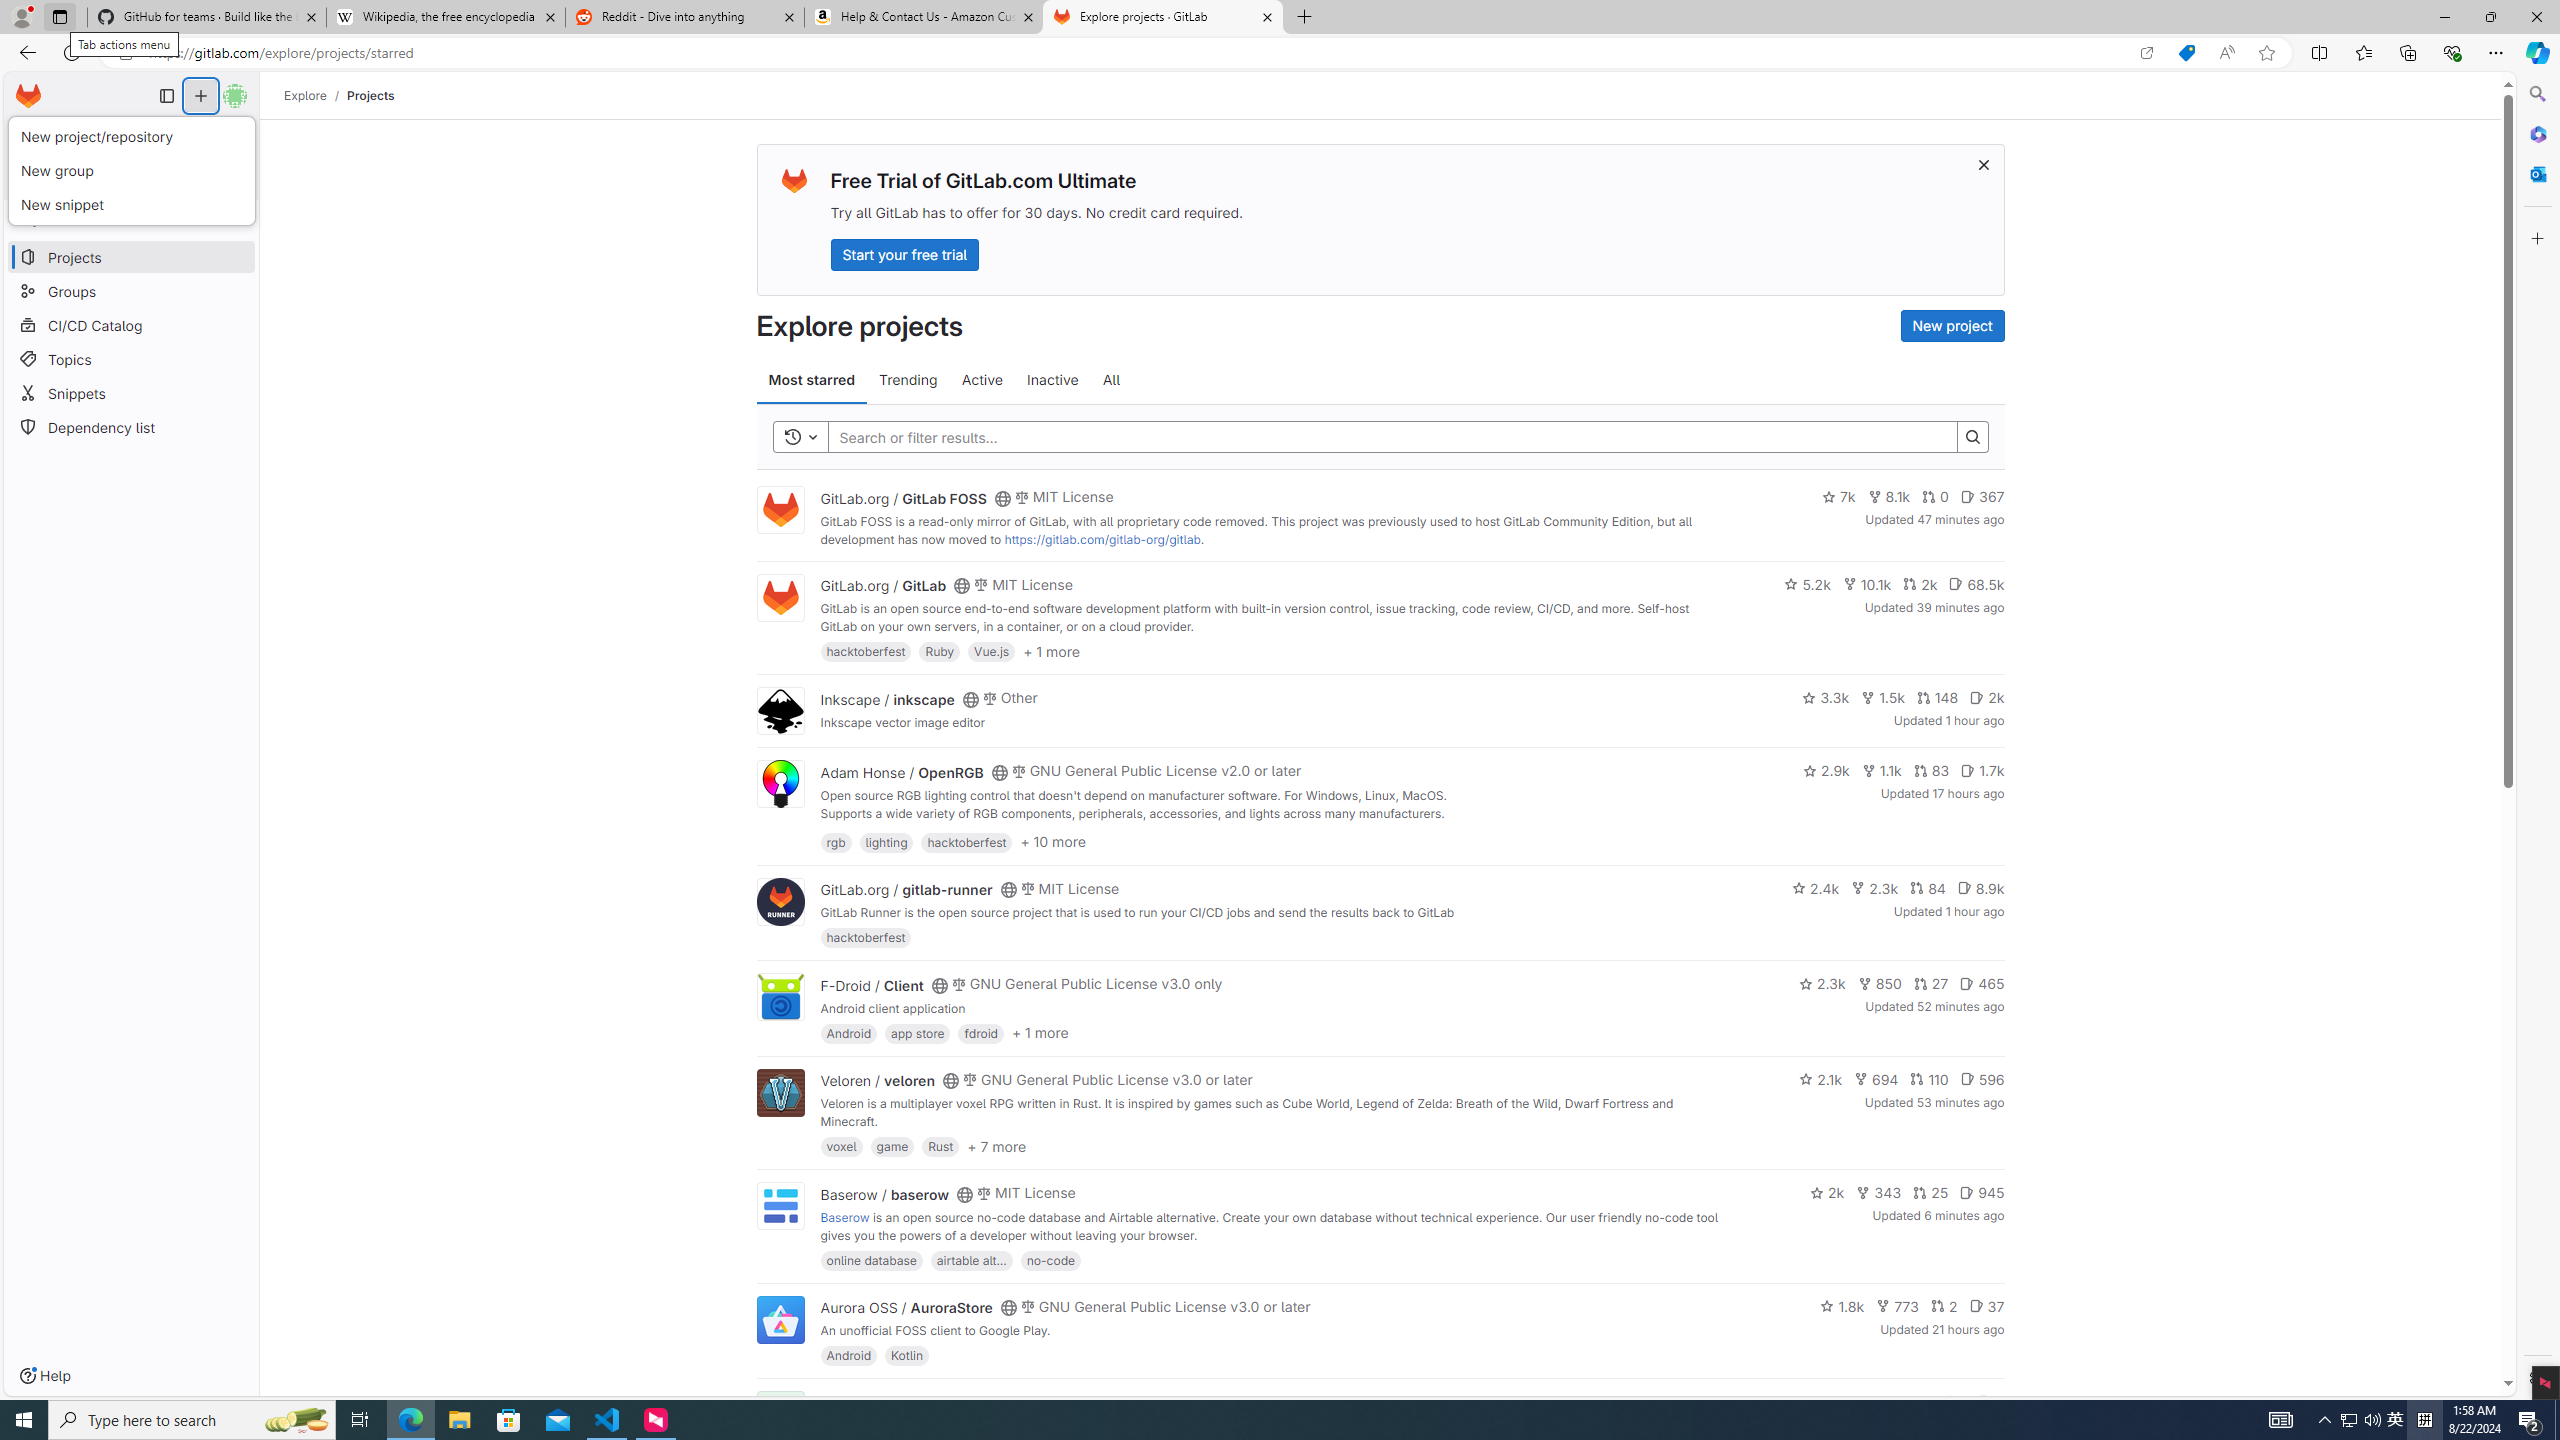 The width and height of the screenshot is (2560, 1440). What do you see at coordinates (1882, 697) in the screenshot?
I see `'1.5k'` at bounding box center [1882, 697].